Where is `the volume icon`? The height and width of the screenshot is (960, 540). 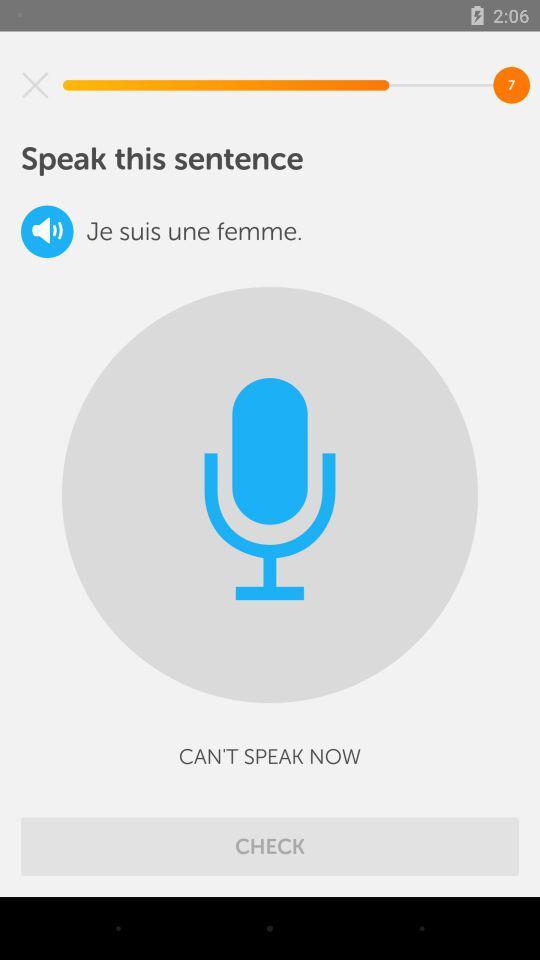
the volume icon is located at coordinates (47, 231).